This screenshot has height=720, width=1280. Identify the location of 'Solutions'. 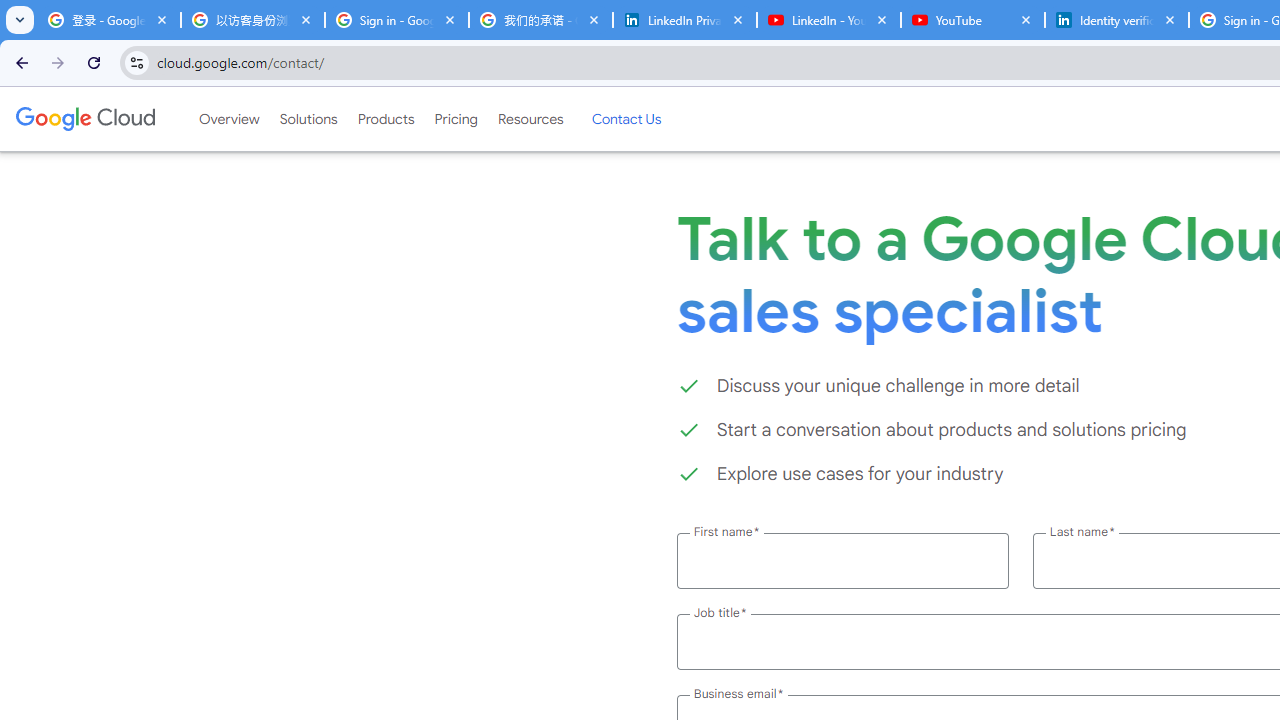
(307, 119).